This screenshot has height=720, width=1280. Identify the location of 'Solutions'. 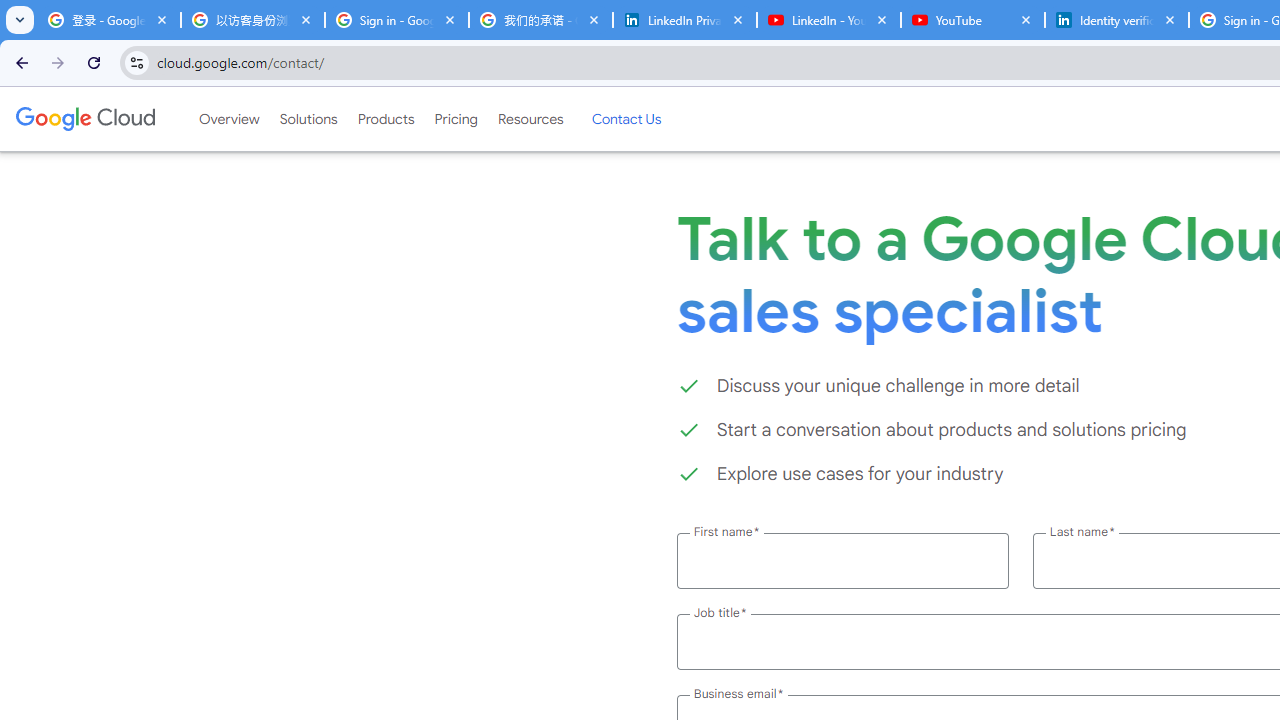
(307, 119).